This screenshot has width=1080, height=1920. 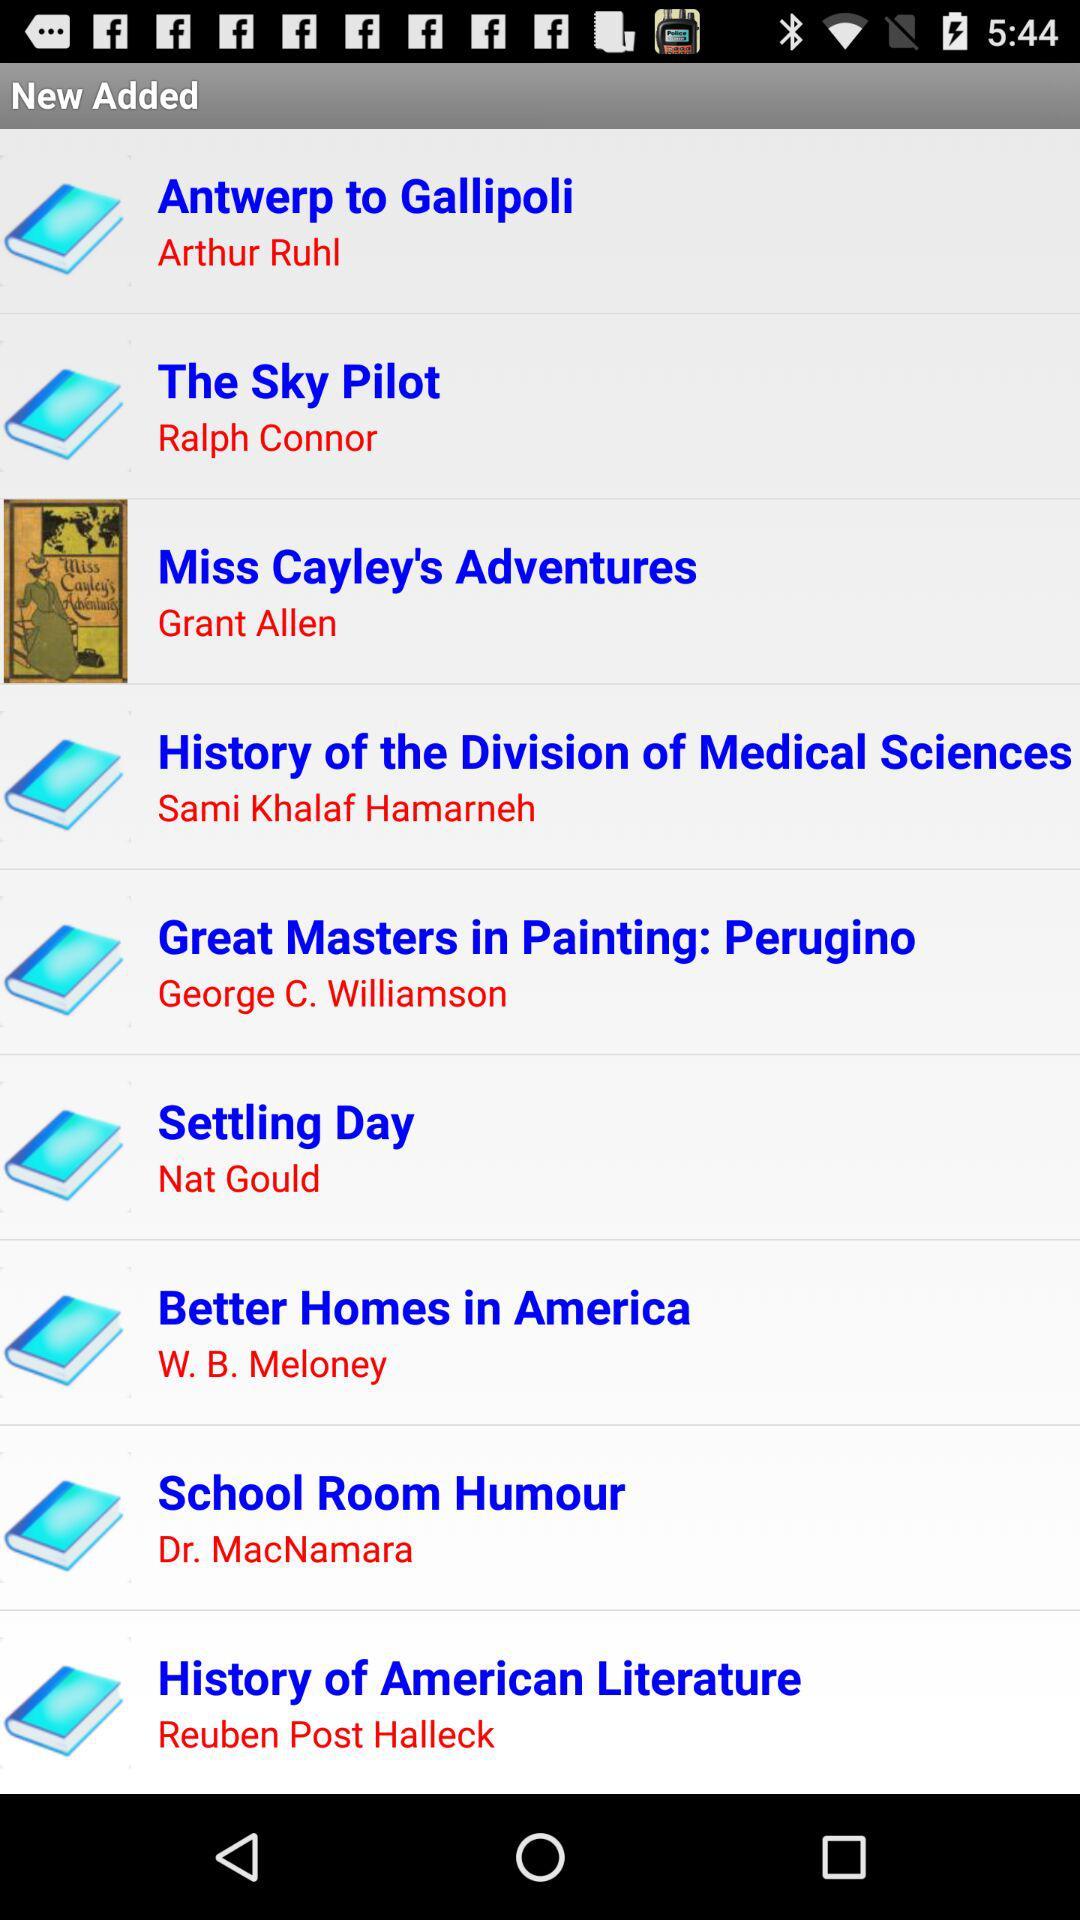 What do you see at coordinates (391, 1491) in the screenshot?
I see `app below the w. b. meloney item` at bounding box center [391, 1491].